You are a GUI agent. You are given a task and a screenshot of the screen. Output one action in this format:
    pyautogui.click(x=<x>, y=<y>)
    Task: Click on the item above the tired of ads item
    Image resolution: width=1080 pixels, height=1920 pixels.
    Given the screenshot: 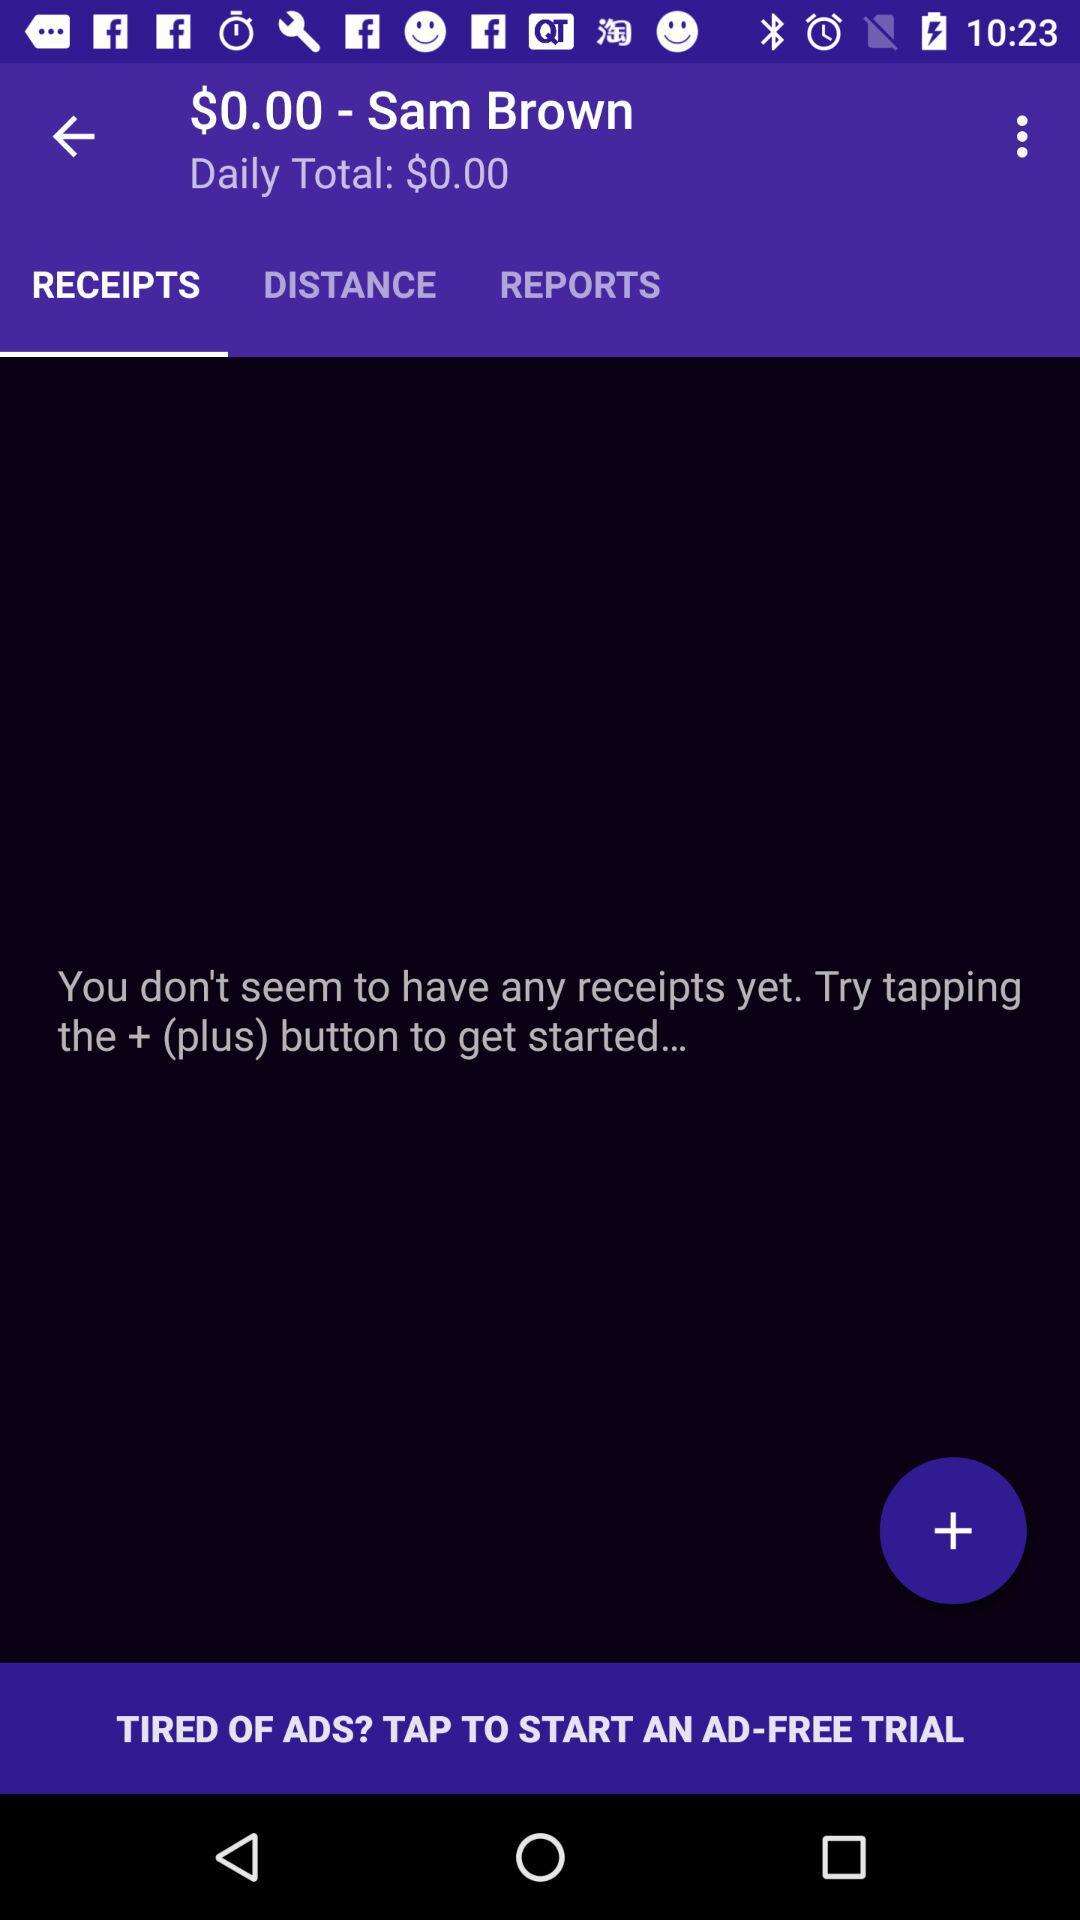 What is the action you would take?
    pyautogui.click(x=540, y=1009)
    